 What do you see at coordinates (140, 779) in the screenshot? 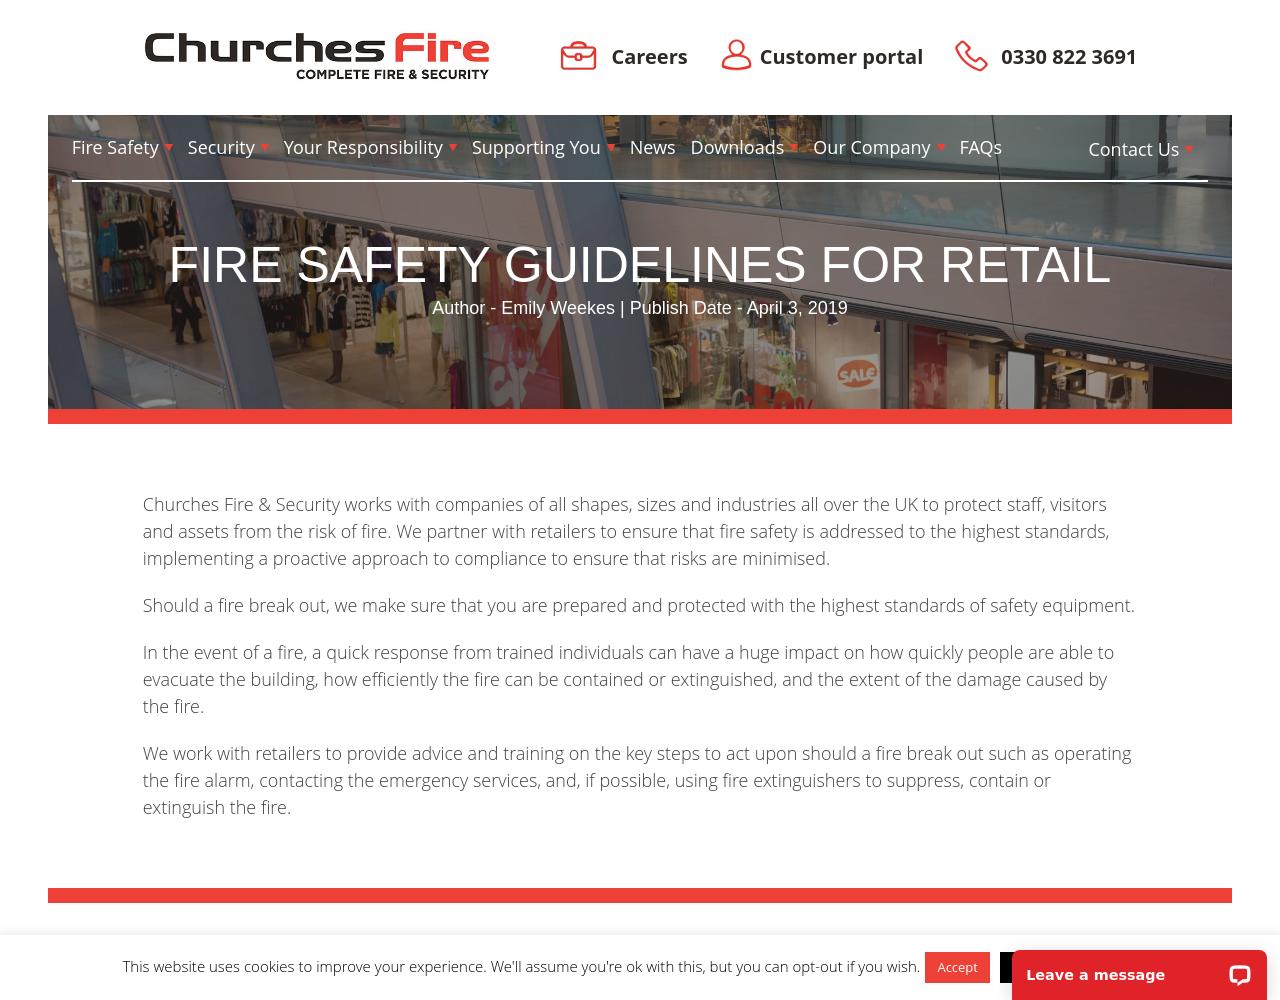
I see `'We work with retailers to provide advice and training on the key steps to act upon should a fire break out such as operating the fire alarm, contacting the emergency services, and, if possible, using fire extinguishers to suppress, contain or extinguish the fire.'` at bounding box center [140, 779].